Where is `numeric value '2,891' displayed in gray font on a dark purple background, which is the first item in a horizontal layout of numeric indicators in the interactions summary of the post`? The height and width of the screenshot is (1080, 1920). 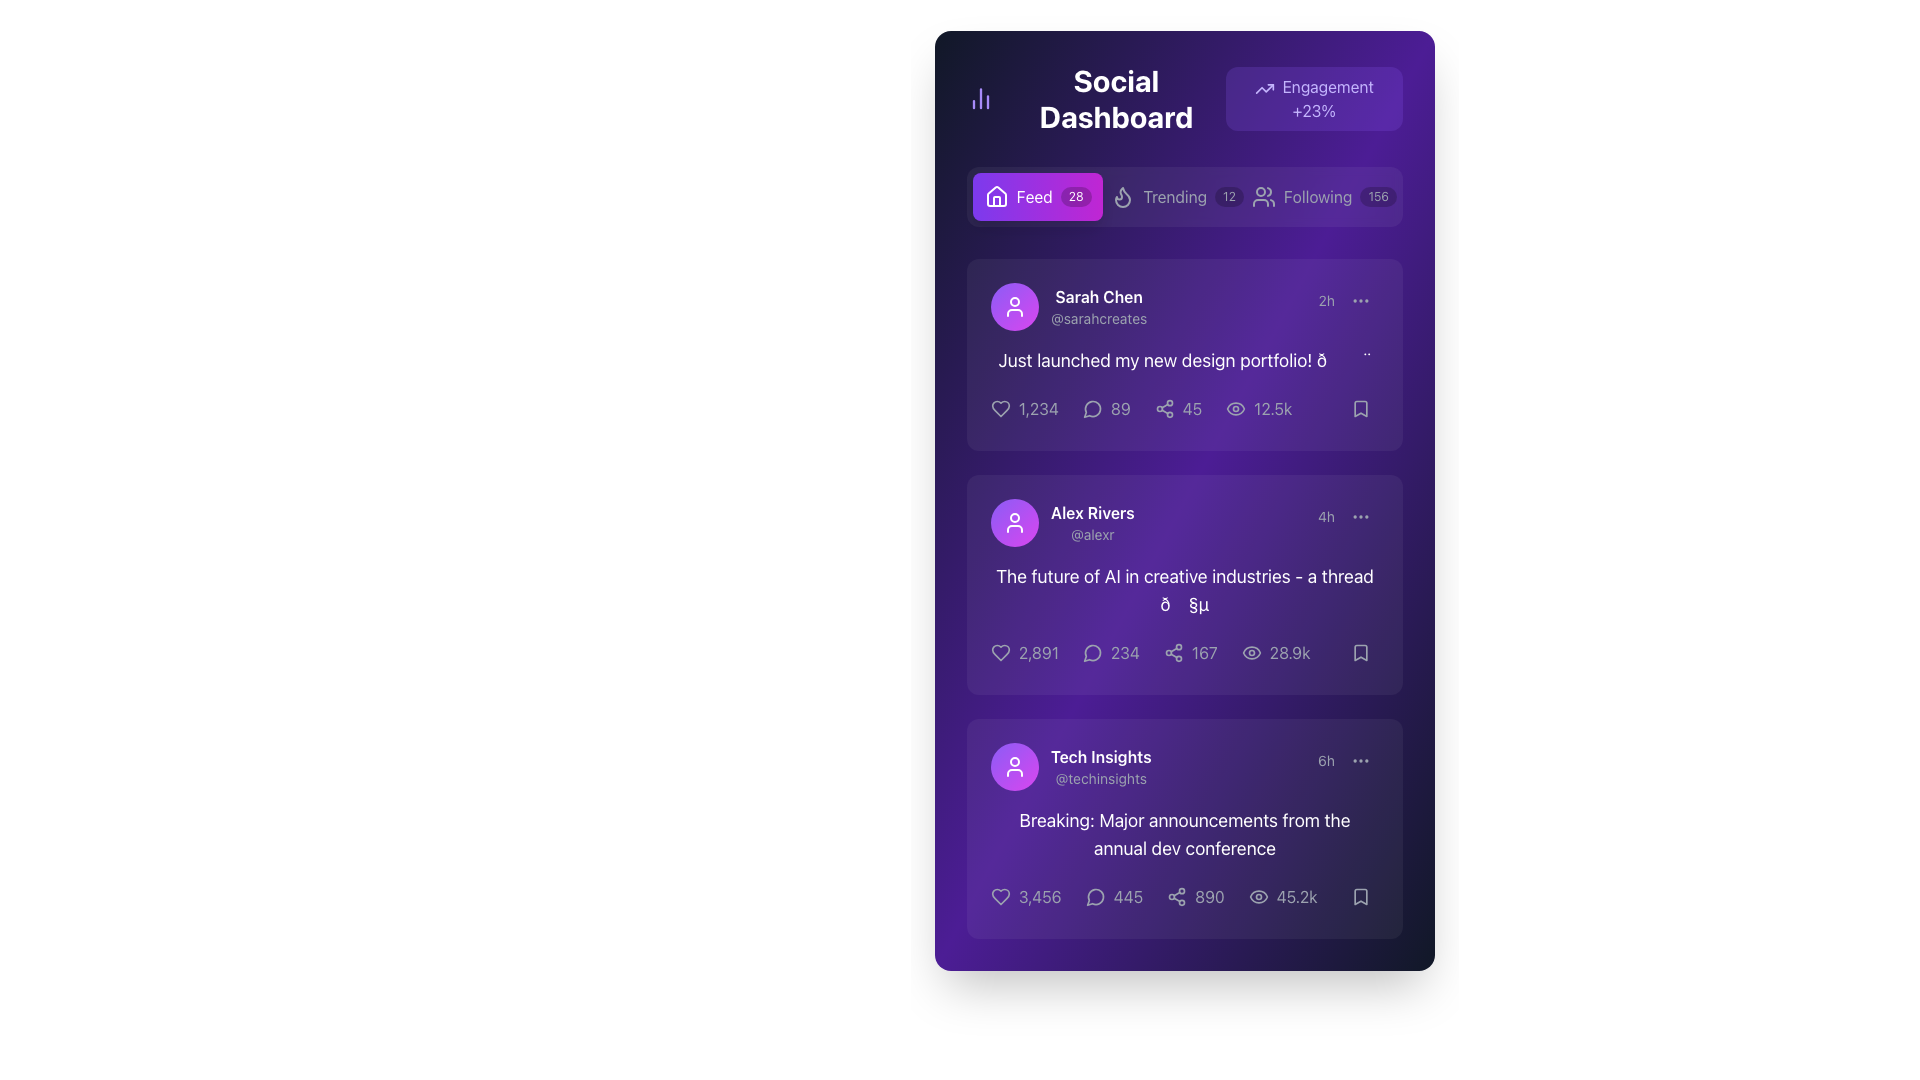 numeric value '2,891' displayed in gray font on a dark purple background, which is the first item in a horizontal layout of numeric indicators in the interactions summary of the post is located at coordinates (1038, 652).